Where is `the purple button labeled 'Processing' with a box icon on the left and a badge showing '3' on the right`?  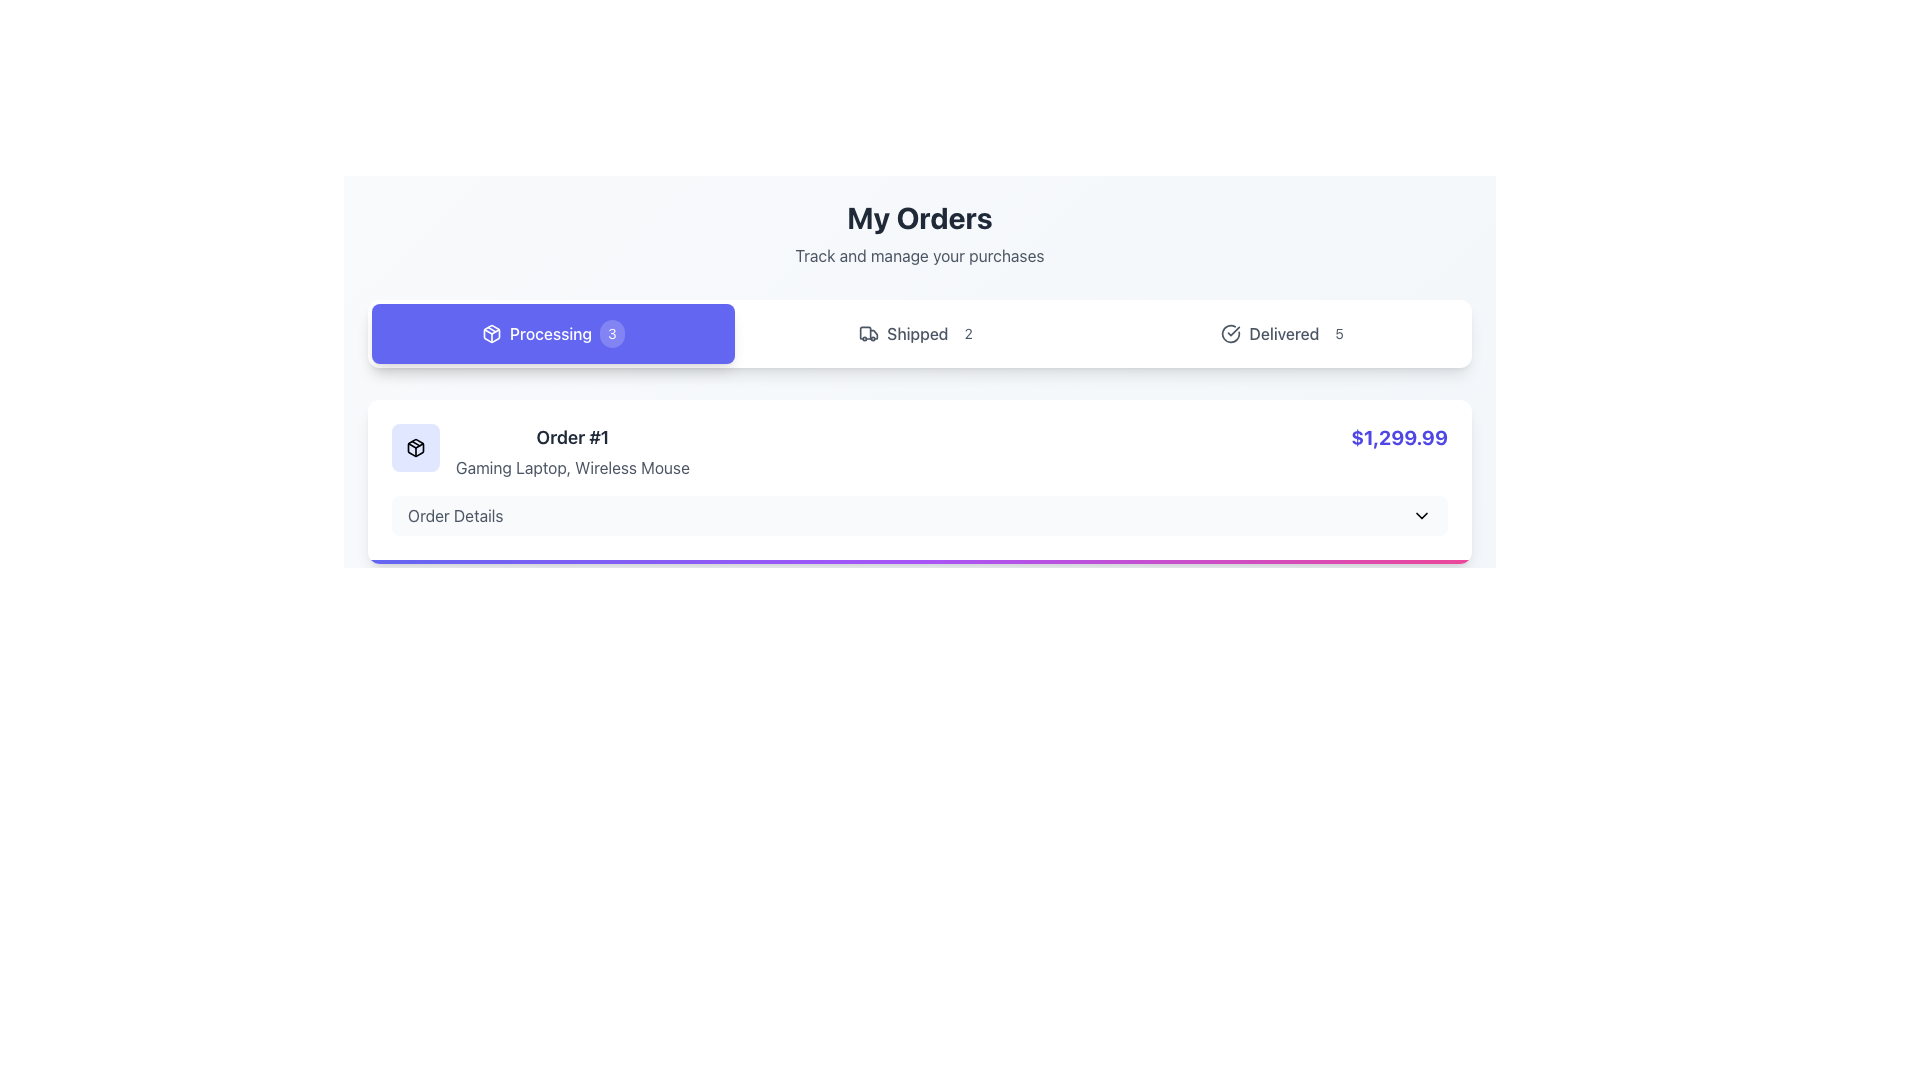
the purple button labeled 'Processing' with a box icon on the left and a badge showing '3' on the right is located at coordinates (552, 333).